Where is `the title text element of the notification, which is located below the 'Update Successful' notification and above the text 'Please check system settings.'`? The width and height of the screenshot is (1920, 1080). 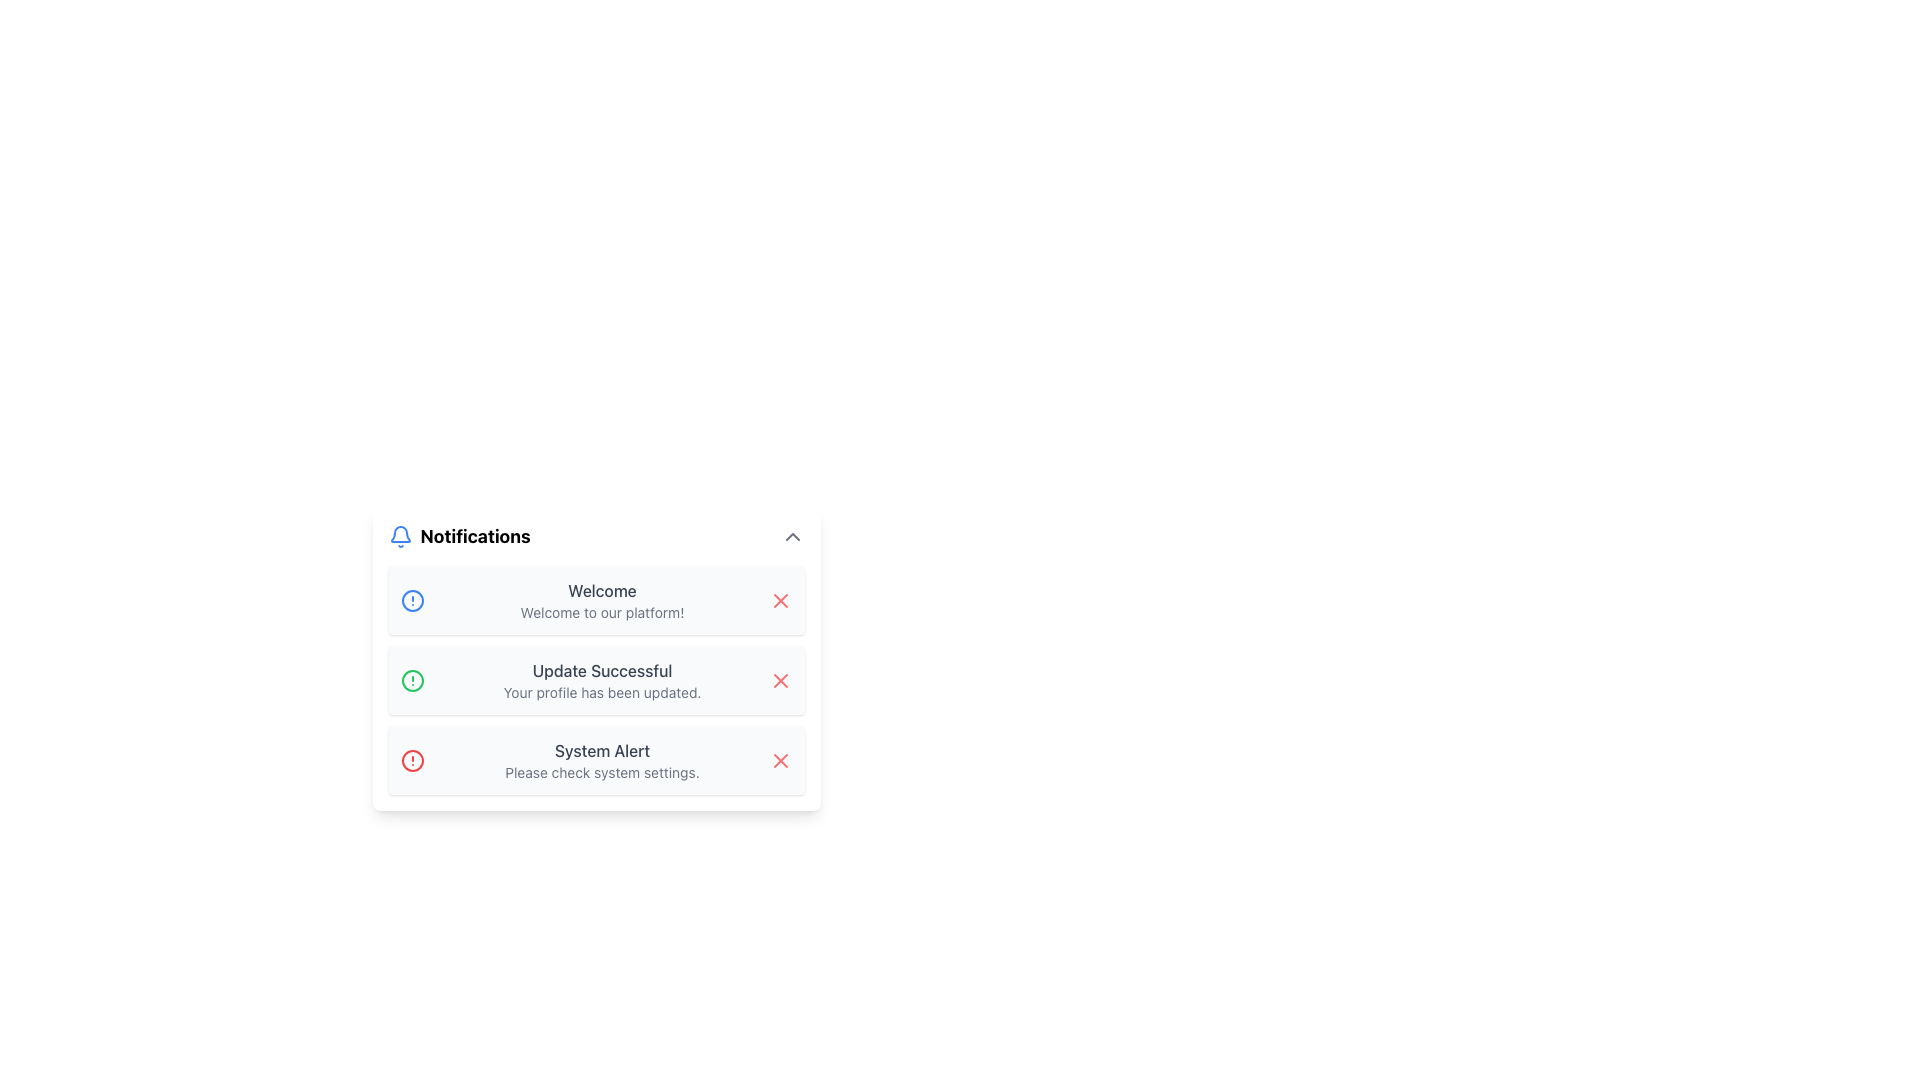 the title text element of the notification, which is located below the 'Update Successful' notification and above the text 'Please check system settings.' is located at coordinates (601, 751).